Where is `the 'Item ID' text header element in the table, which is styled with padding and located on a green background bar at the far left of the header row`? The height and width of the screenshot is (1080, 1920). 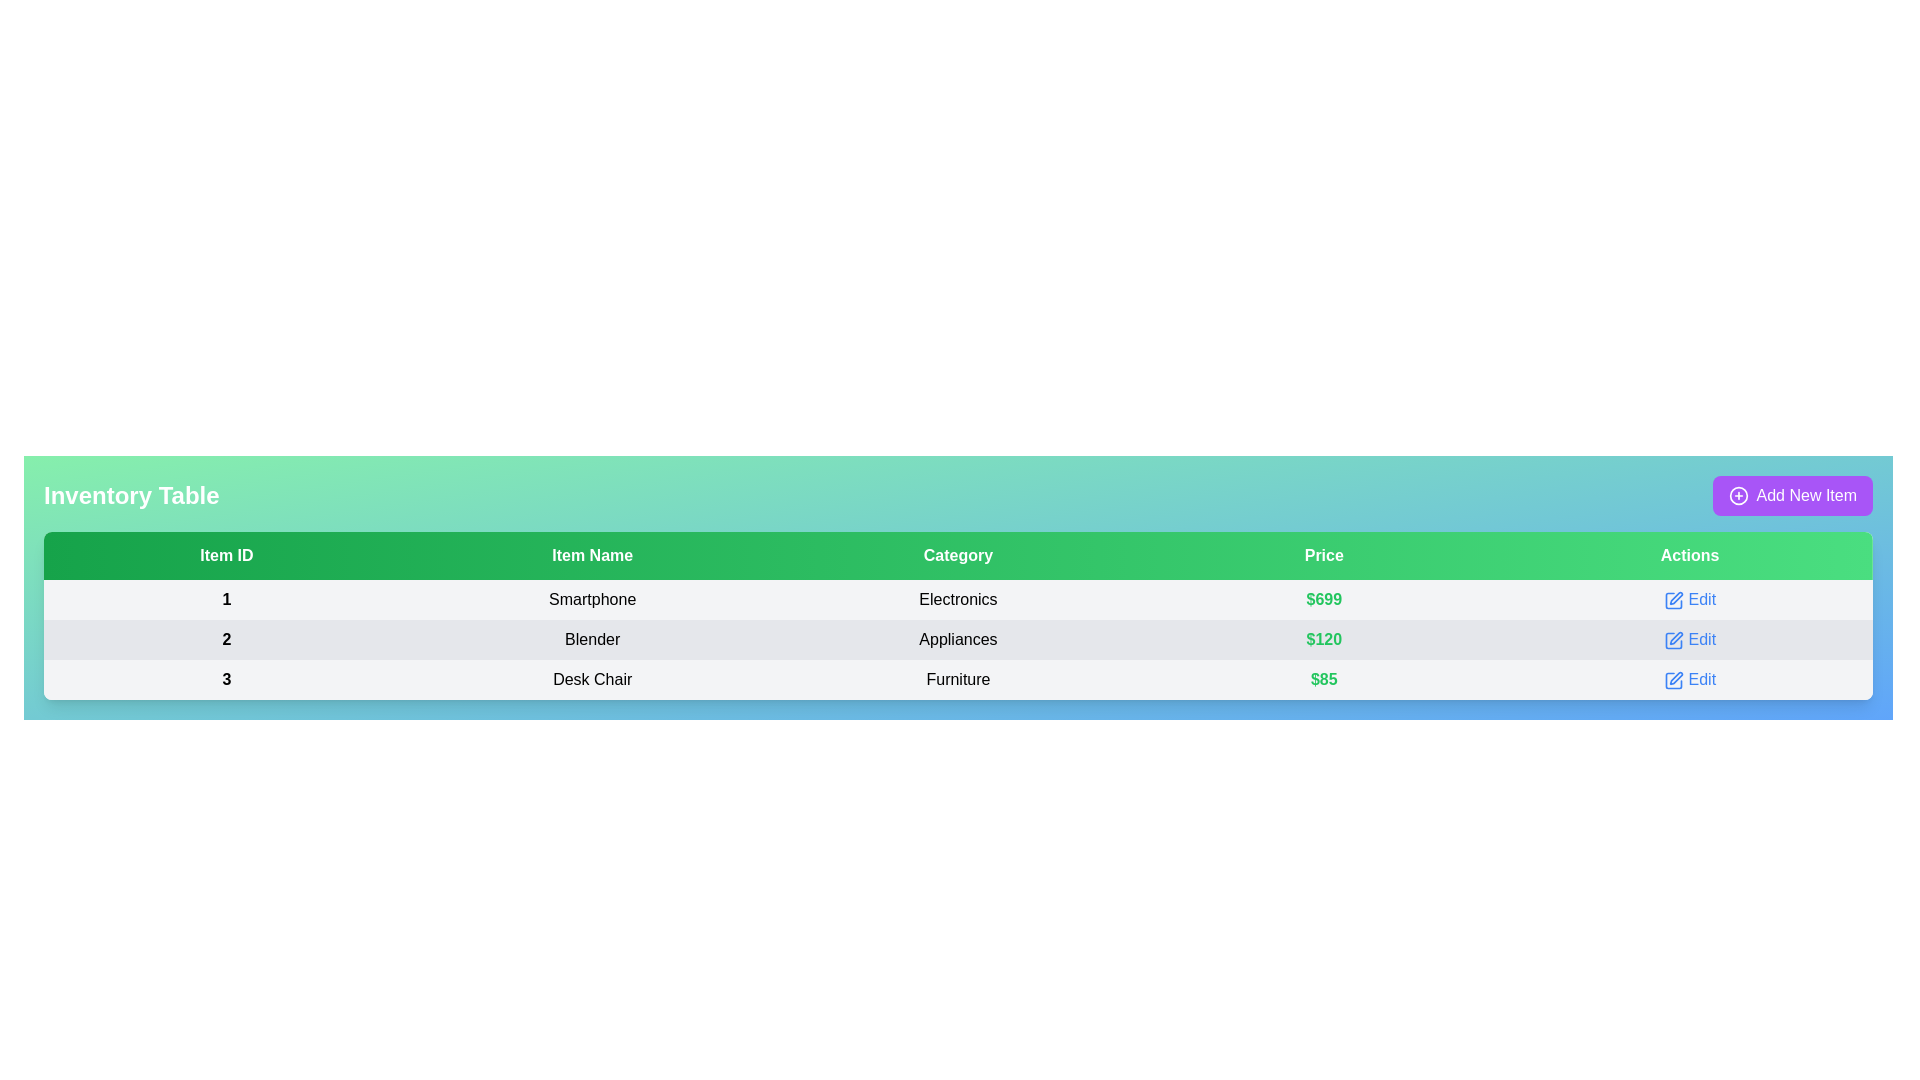
the 'Item ID' text header element in the table, which is styled with padding and located on a green background bar at the far left of the header row is located at coordinates (226, 555).